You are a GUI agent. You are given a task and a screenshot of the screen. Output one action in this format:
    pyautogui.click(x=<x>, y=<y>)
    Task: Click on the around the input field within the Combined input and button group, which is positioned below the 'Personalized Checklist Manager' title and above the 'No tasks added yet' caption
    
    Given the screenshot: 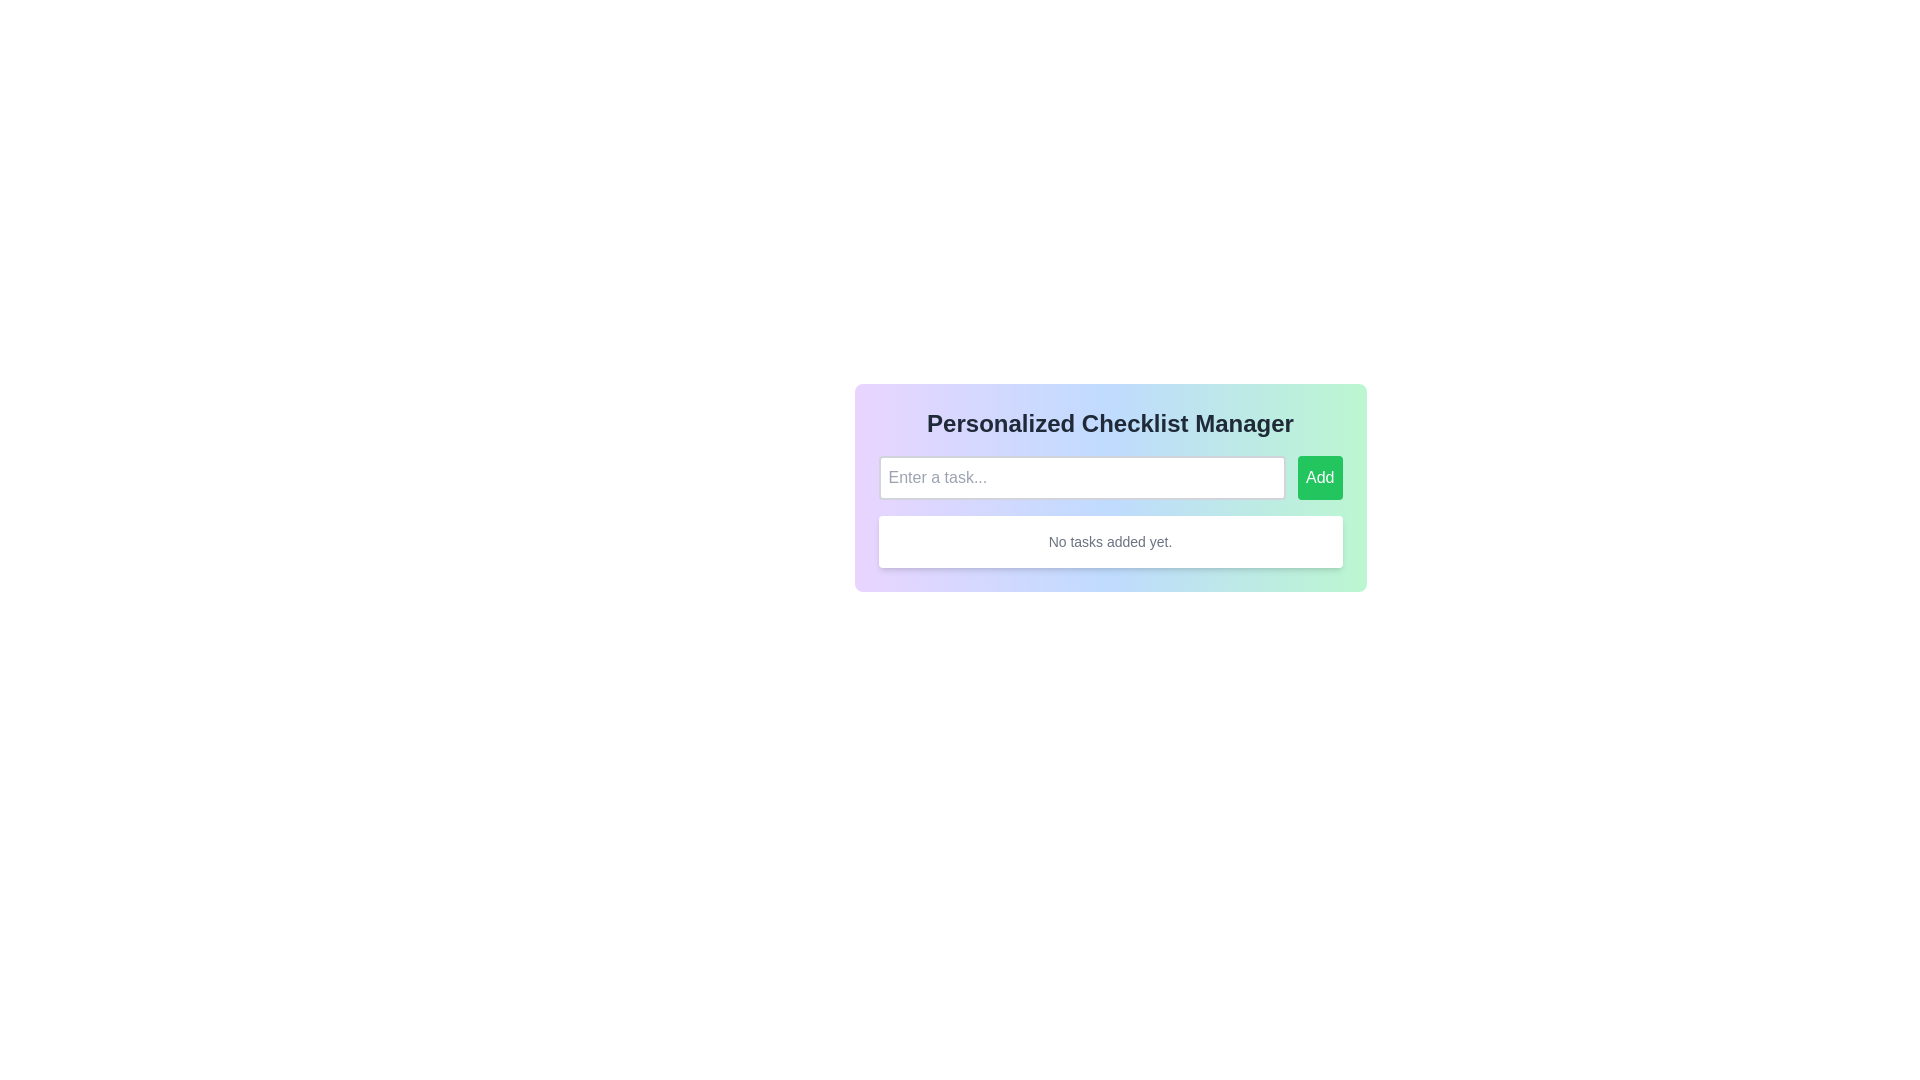 What is the action you would take?
    pyautogui.click(x=1109, y=478)
    